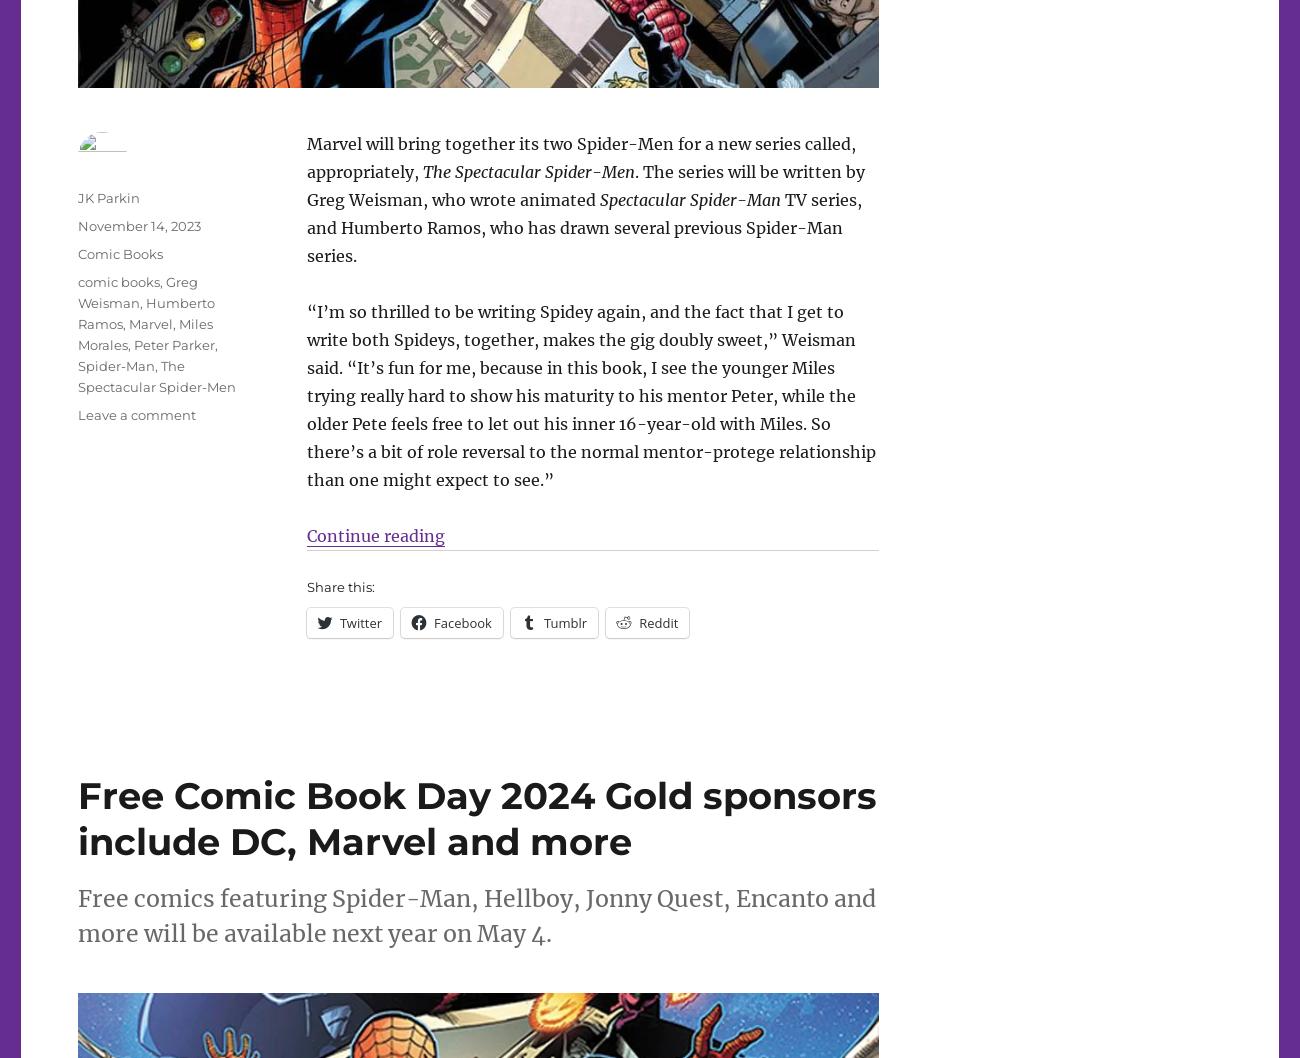 The width and height of the screenshot is (1300, 1058). Describe the element at coordinates (78, 254) in the screenshot. I see `'Comic Books'` at that location.